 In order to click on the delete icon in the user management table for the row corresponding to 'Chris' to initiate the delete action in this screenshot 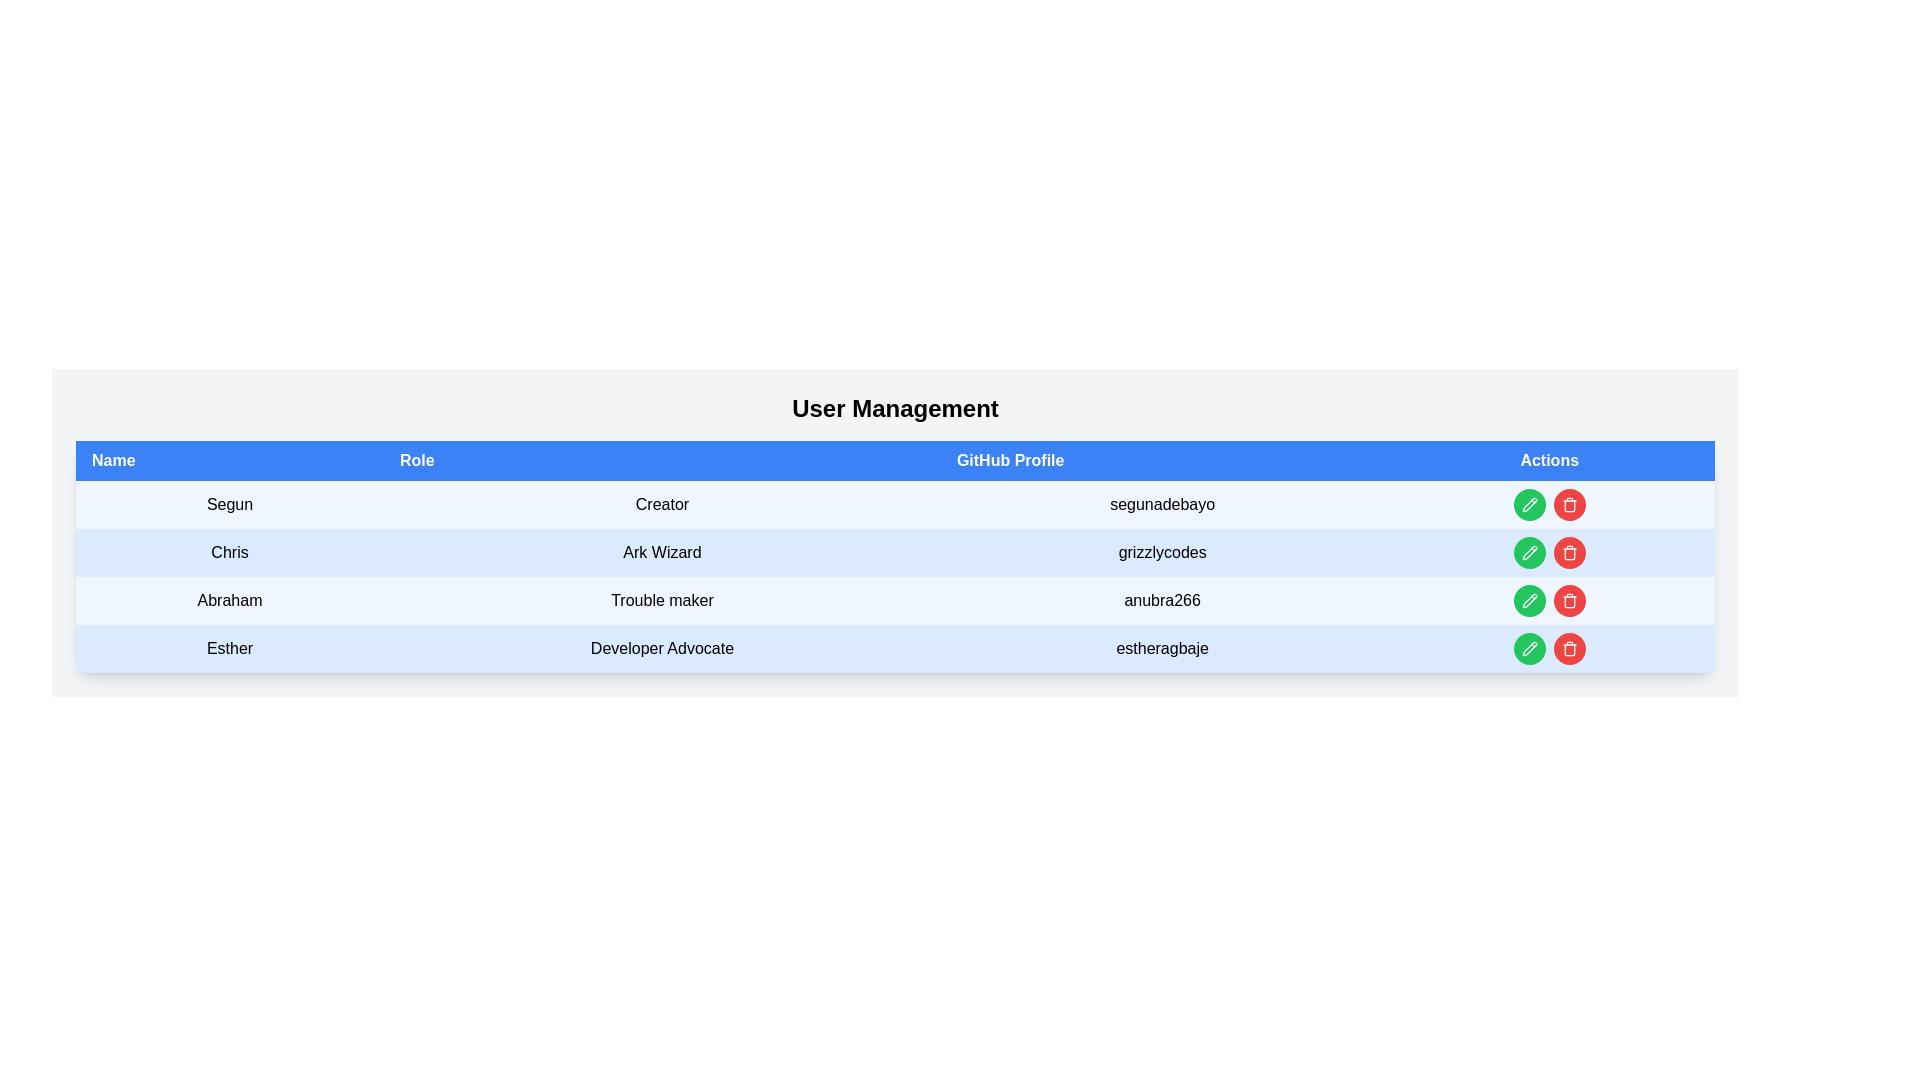, I will do `click(1568, 554)`.